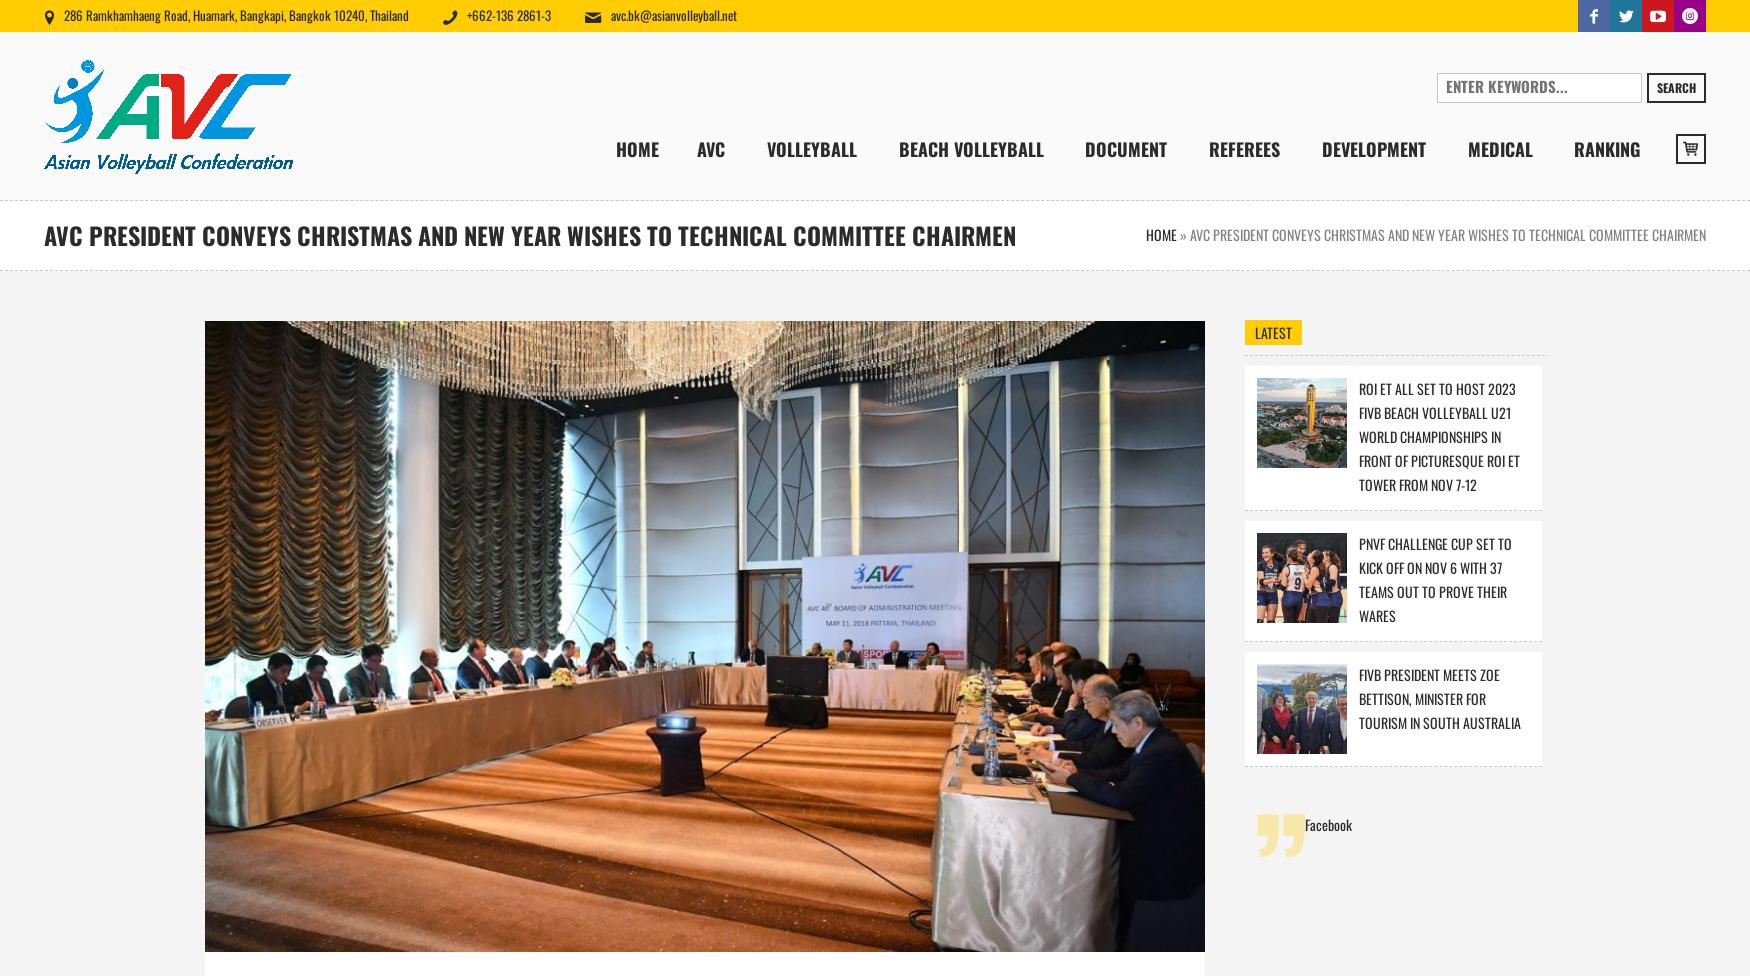 This screenshot has width=1750, height=976. What do you see at coordinates (672, 15) in the screenshot?
I see `'avc.bk@asianvolleyball.net'` at bounding box center [672, 15].